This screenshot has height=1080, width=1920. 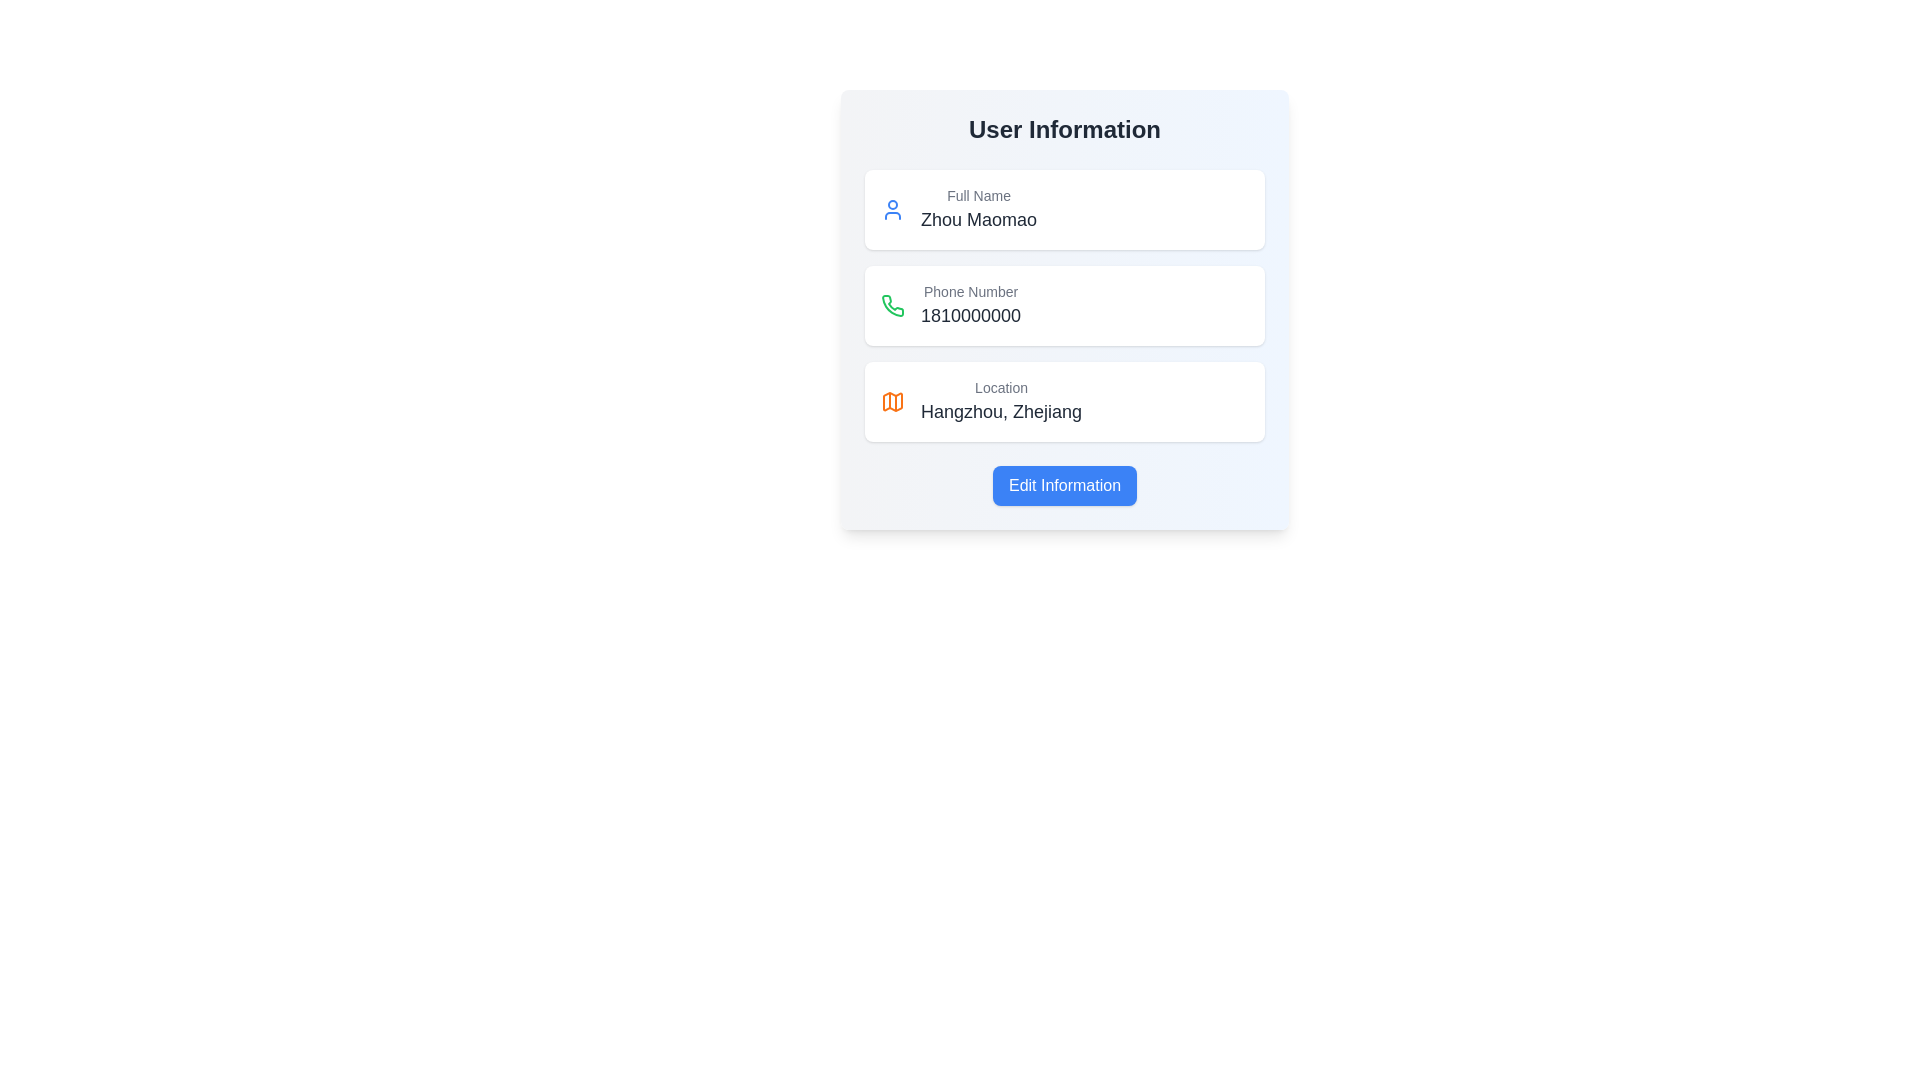 What do you see at coordinates (979, 196) in the screenshot?
I see `the label indicating the full name that is part of the User Information section, positioned above the value 'Zhou Maomao'` at bounding box center [979, 196].